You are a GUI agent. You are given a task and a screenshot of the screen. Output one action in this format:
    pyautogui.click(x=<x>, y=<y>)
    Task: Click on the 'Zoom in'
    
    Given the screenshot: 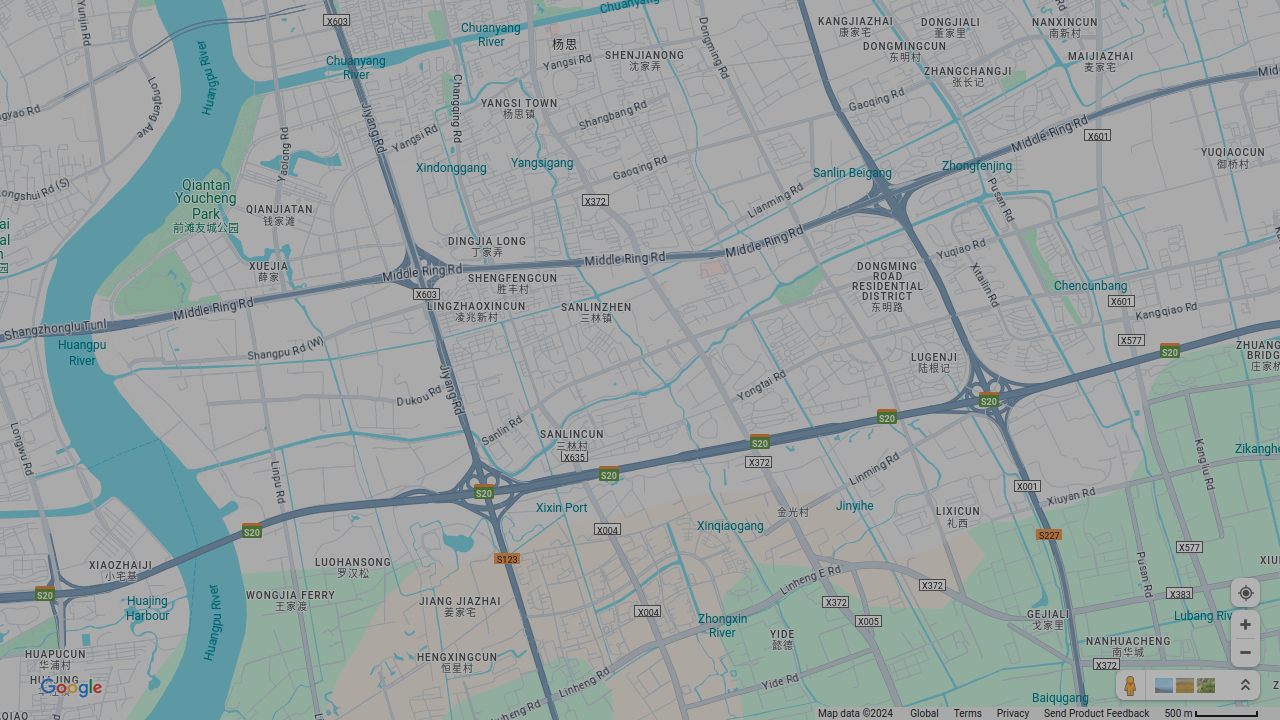 What is the action you would take?
    pyautogui.click(x=1244, y=623)
    